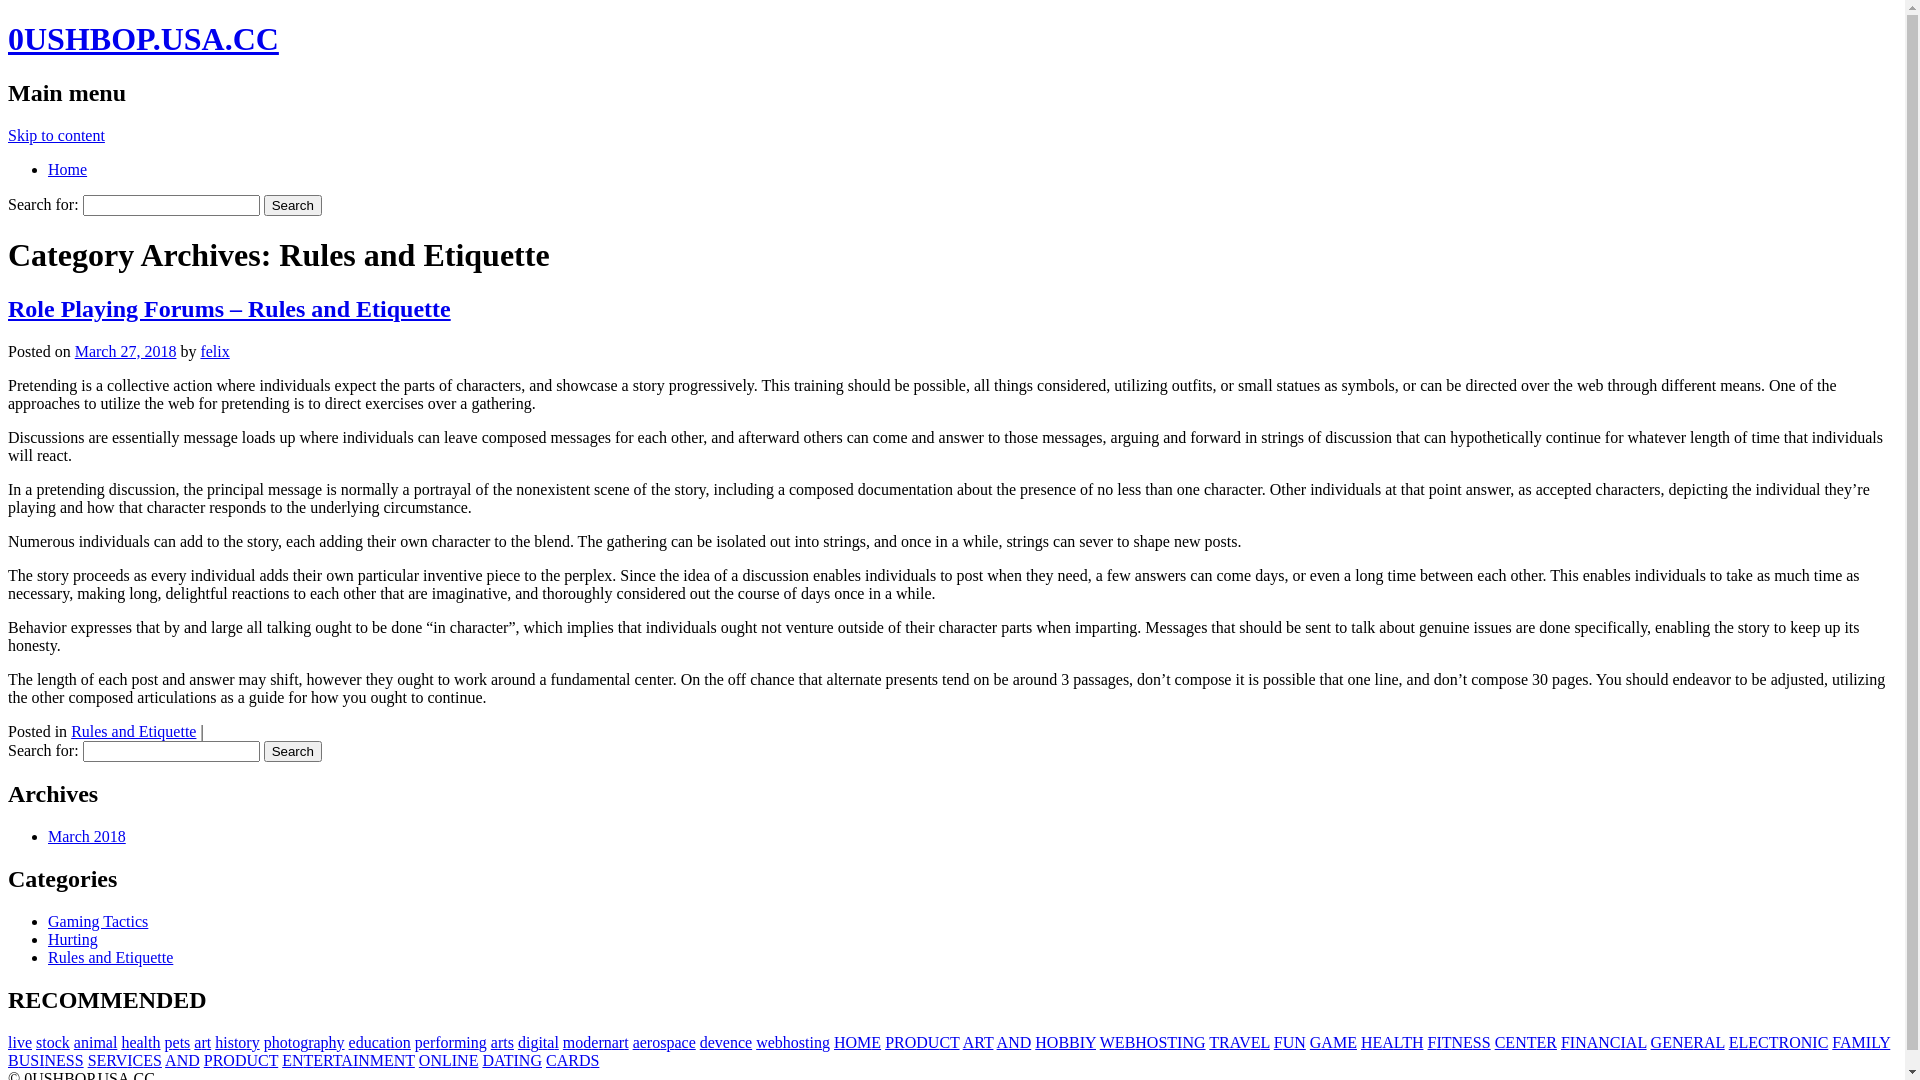 Image resolution: width=1920 pixels, height=1080 pixels. Describe the element at coordinates (1656, 1041) in the screenshot. I see `'G'` at that location.